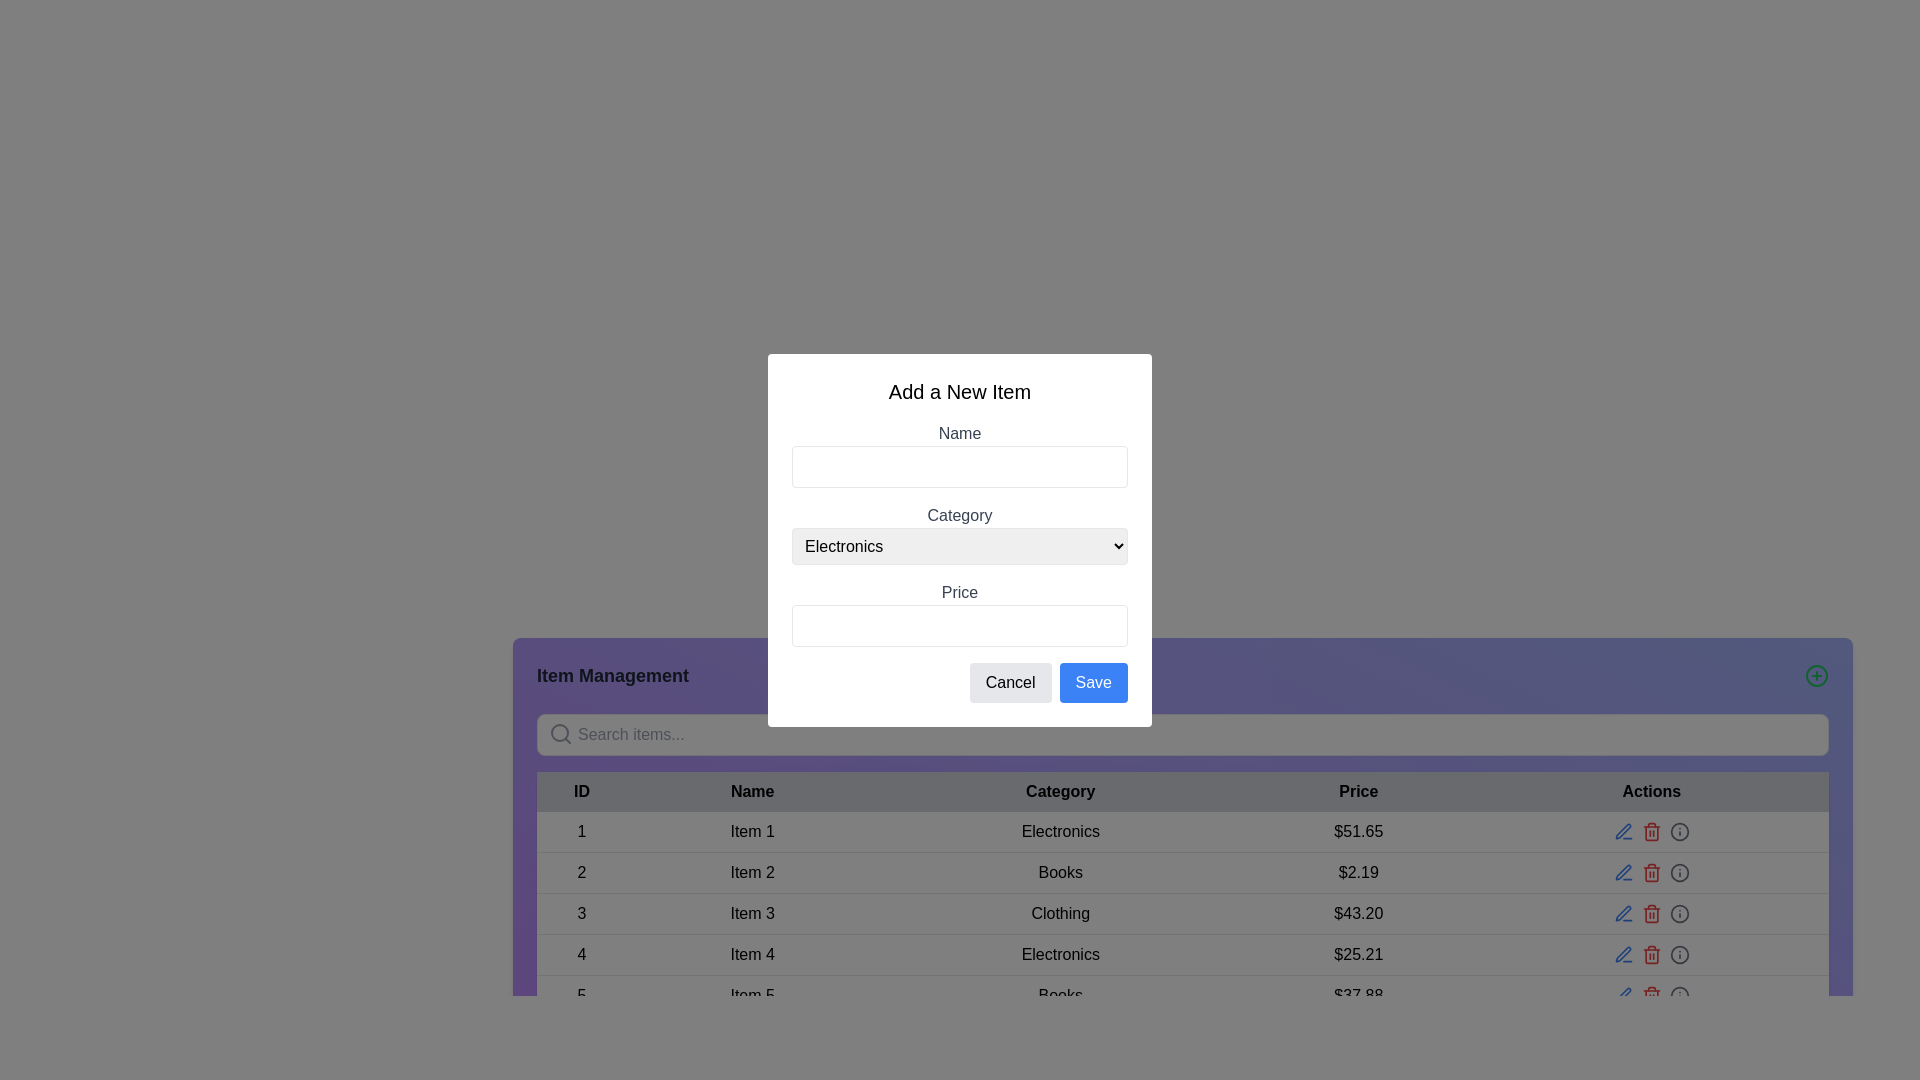 The image size is (1920, 1080). What do you see at coordinates (1651, 954) in the screenshot?
I see `the red trash can icon in the Actions column of the table row` at bounding box center [1651, 954].